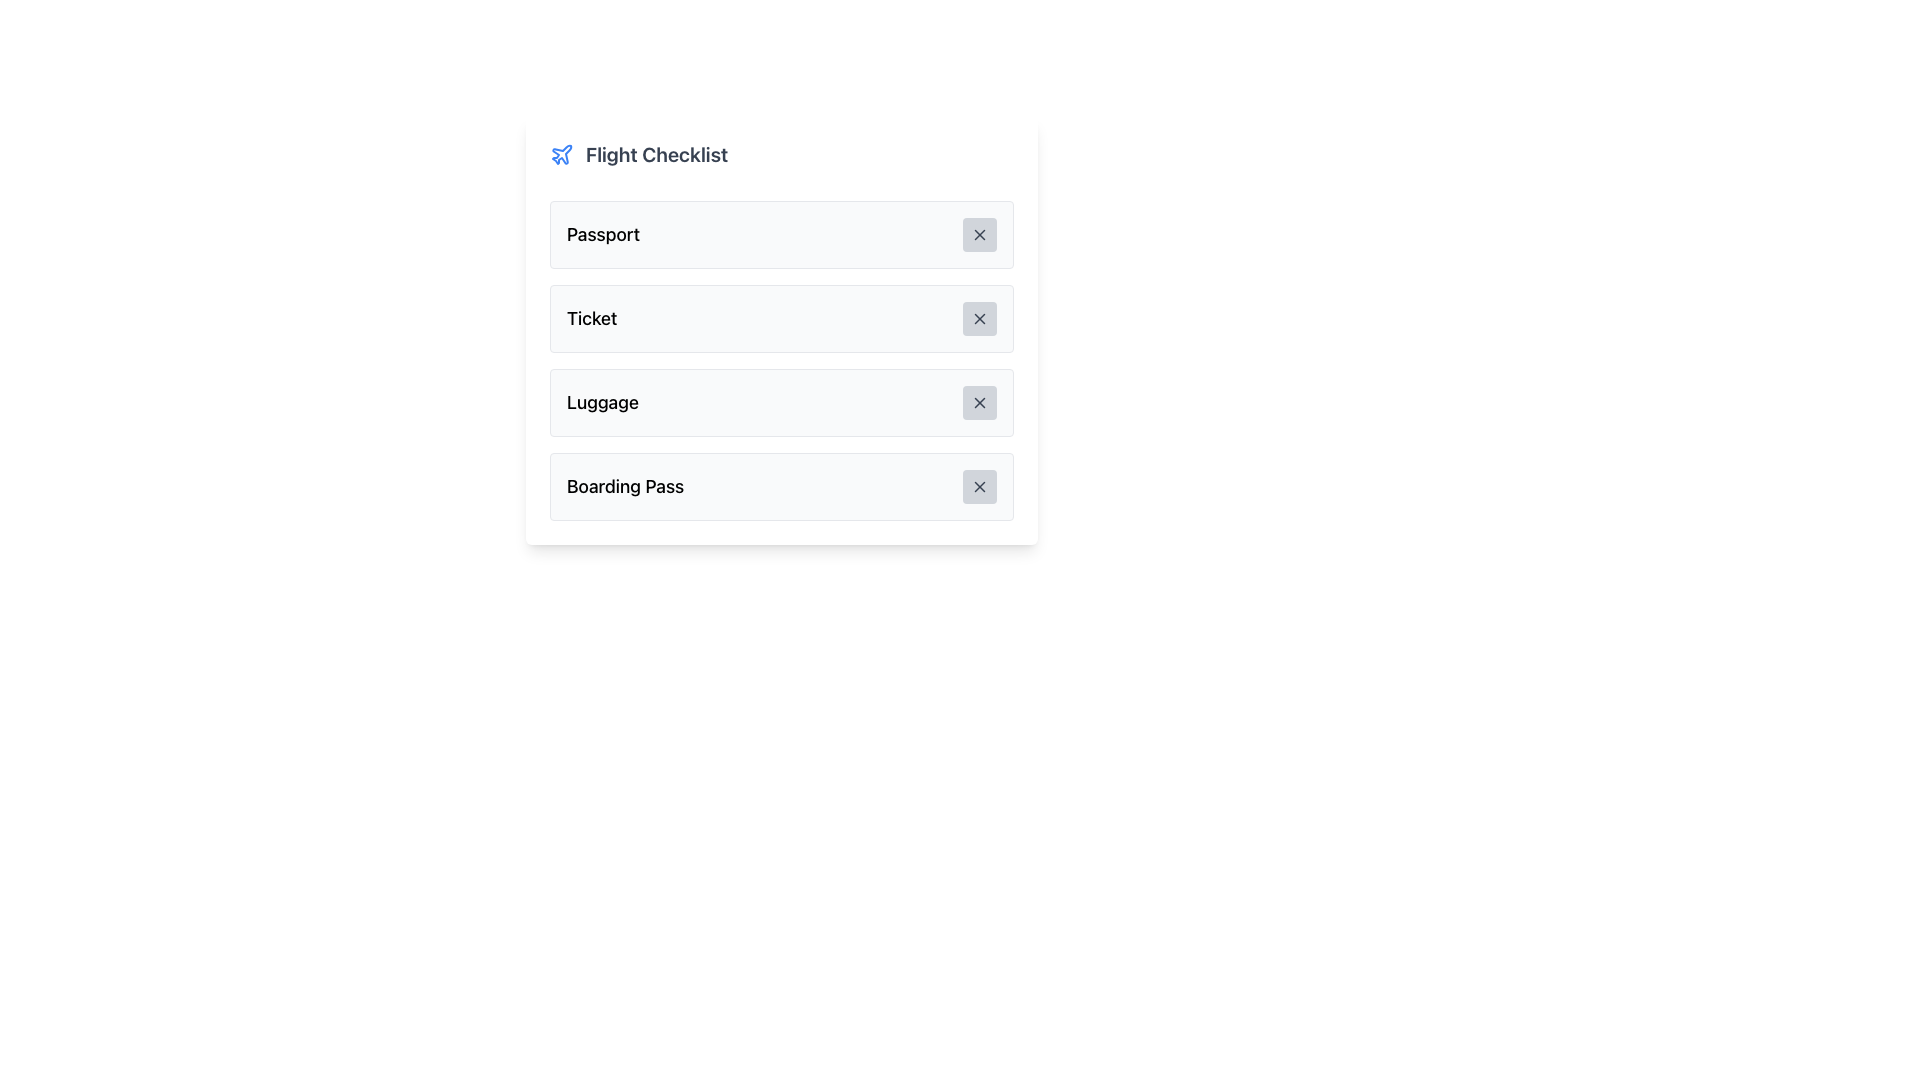  What do you see at coordinates (979, 234) in the screenshot?
I see `the small, rounded rectangular button with a light gray background and a darker gray 'X' icon located at the right end of the 'Passport' row in the checklist` at bounding box center [979, 234].